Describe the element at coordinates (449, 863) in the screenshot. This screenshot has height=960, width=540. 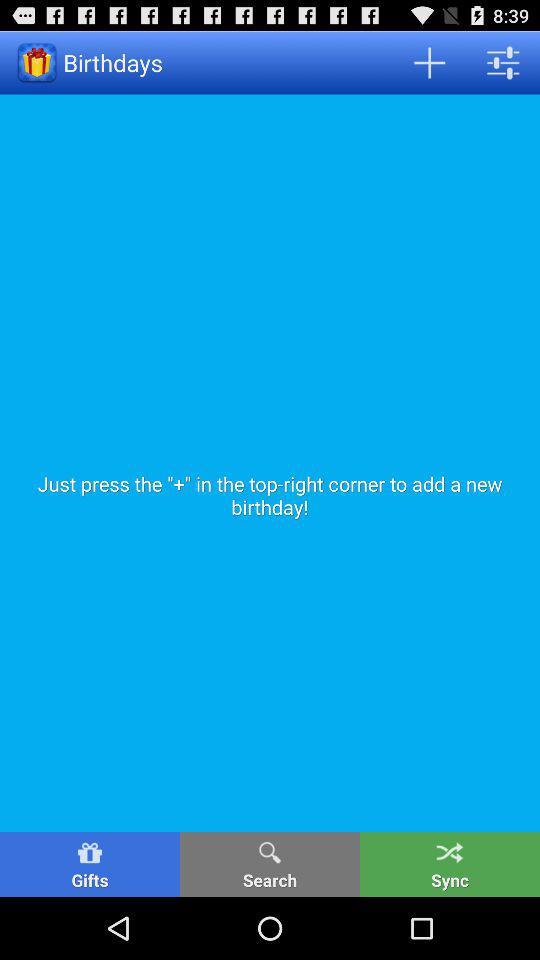
I see `the icon at the bottom right corner` at that location.